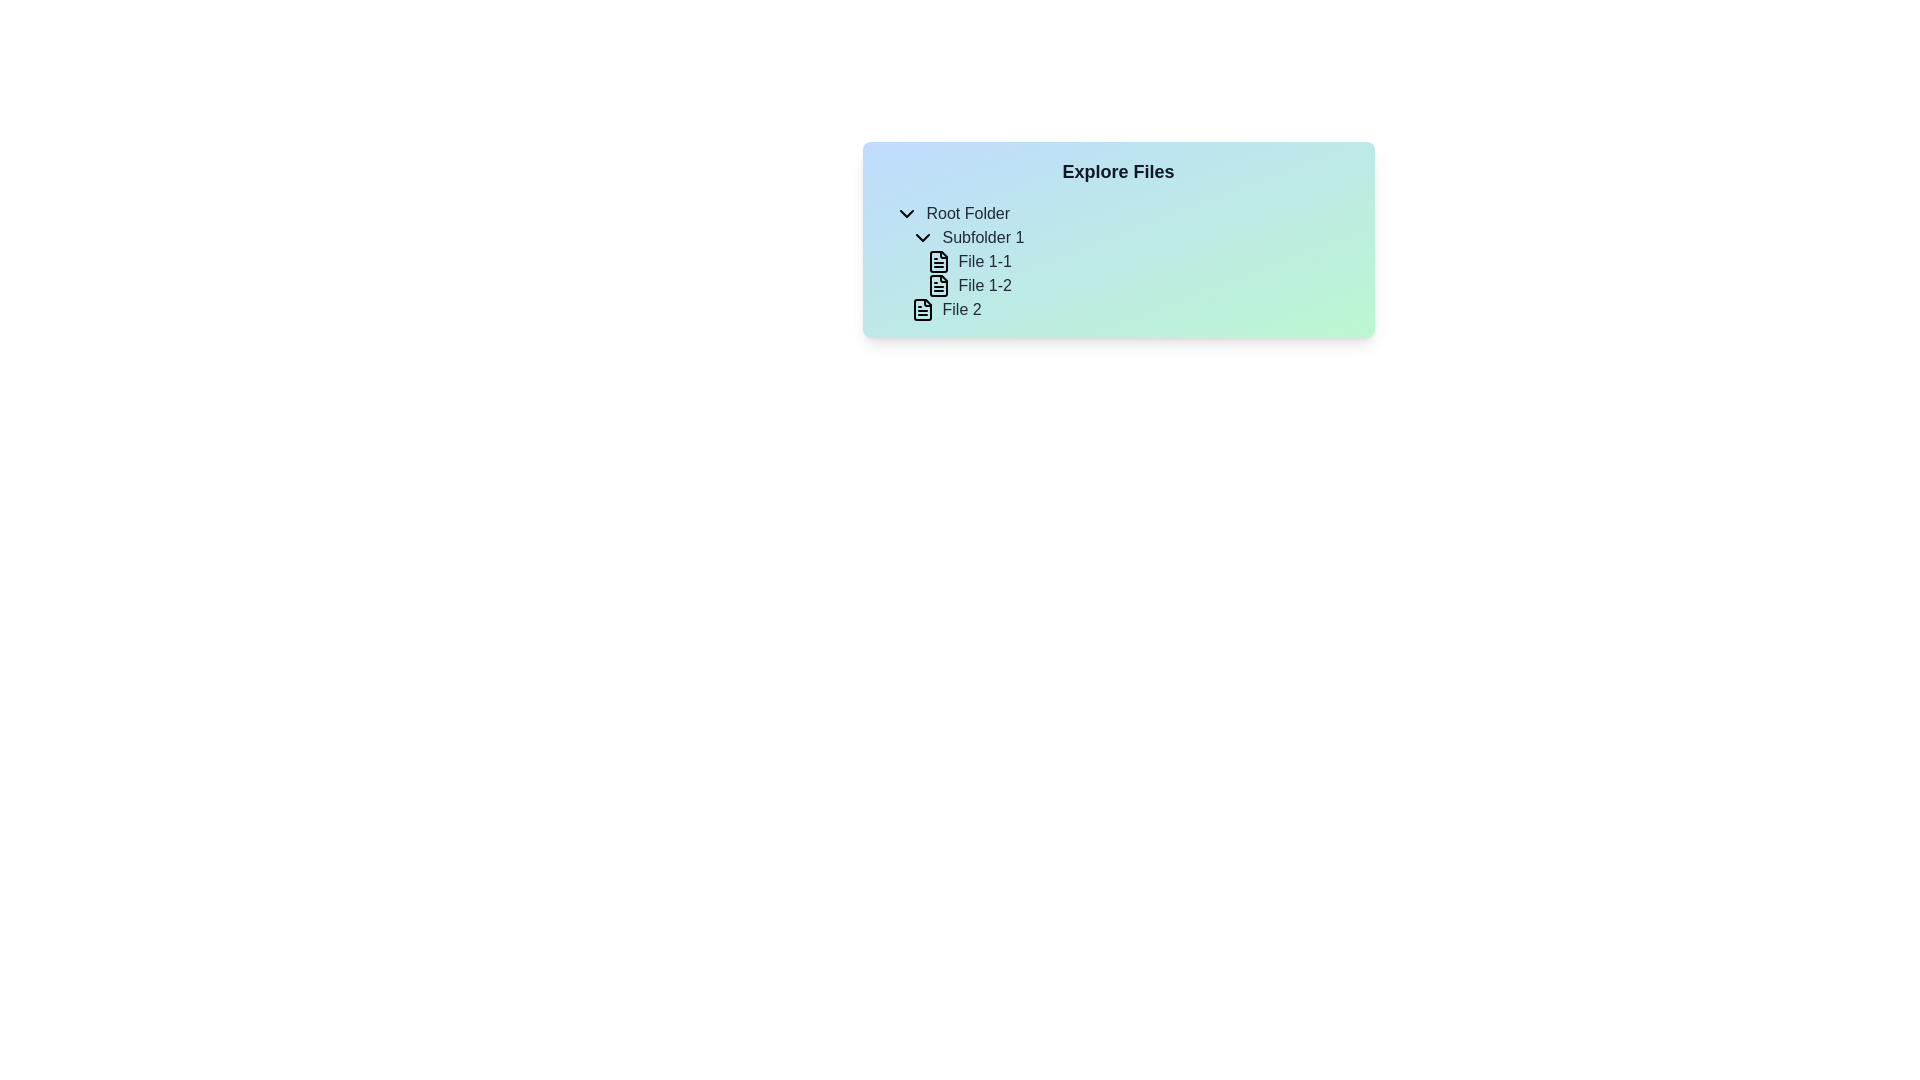  What do you see at coordinates (1117, 171) in the screenshot?
I see `the static text label or heading that serves as a title for the section above the file tree display` at bounding box center [1117, 171].